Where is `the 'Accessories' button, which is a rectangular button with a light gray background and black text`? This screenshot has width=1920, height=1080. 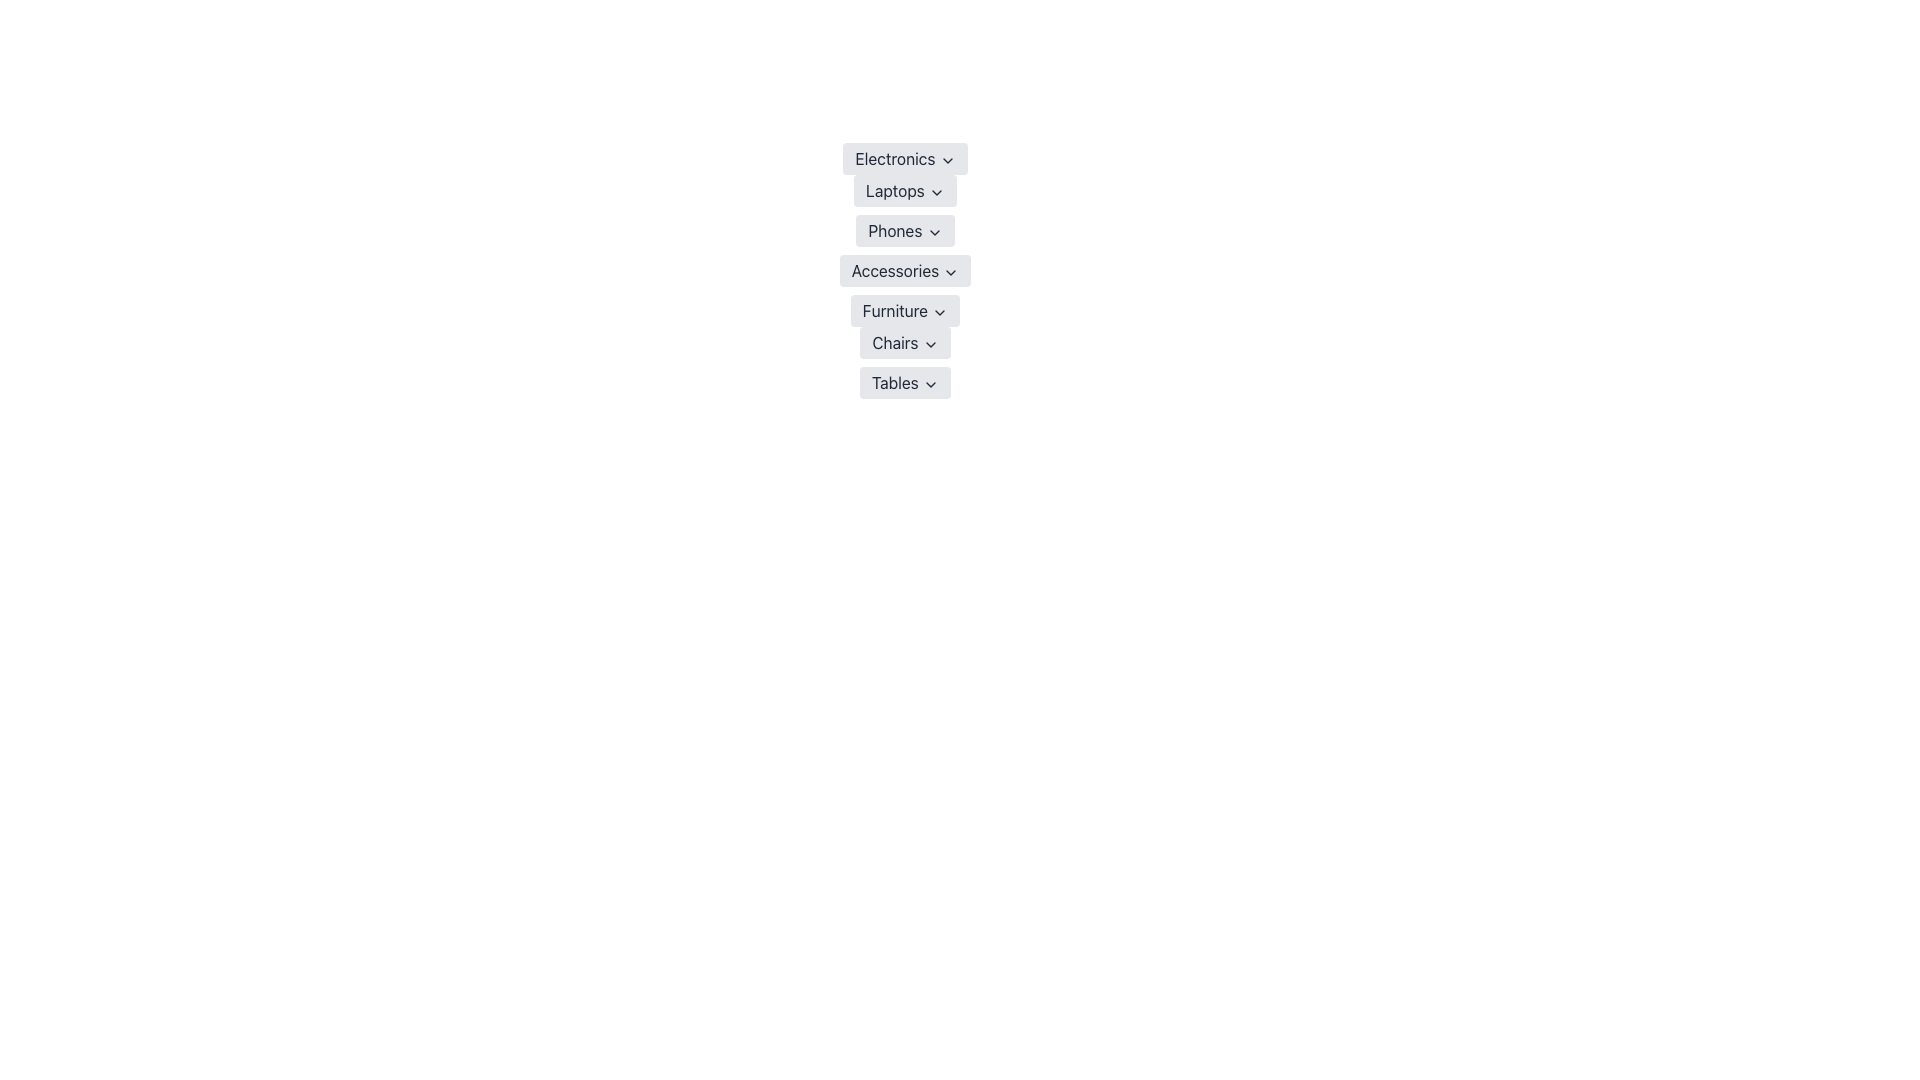
the 'Accessories' button, which is a rectangular button with a light gray background and black text is located at coordinates (904, 270).